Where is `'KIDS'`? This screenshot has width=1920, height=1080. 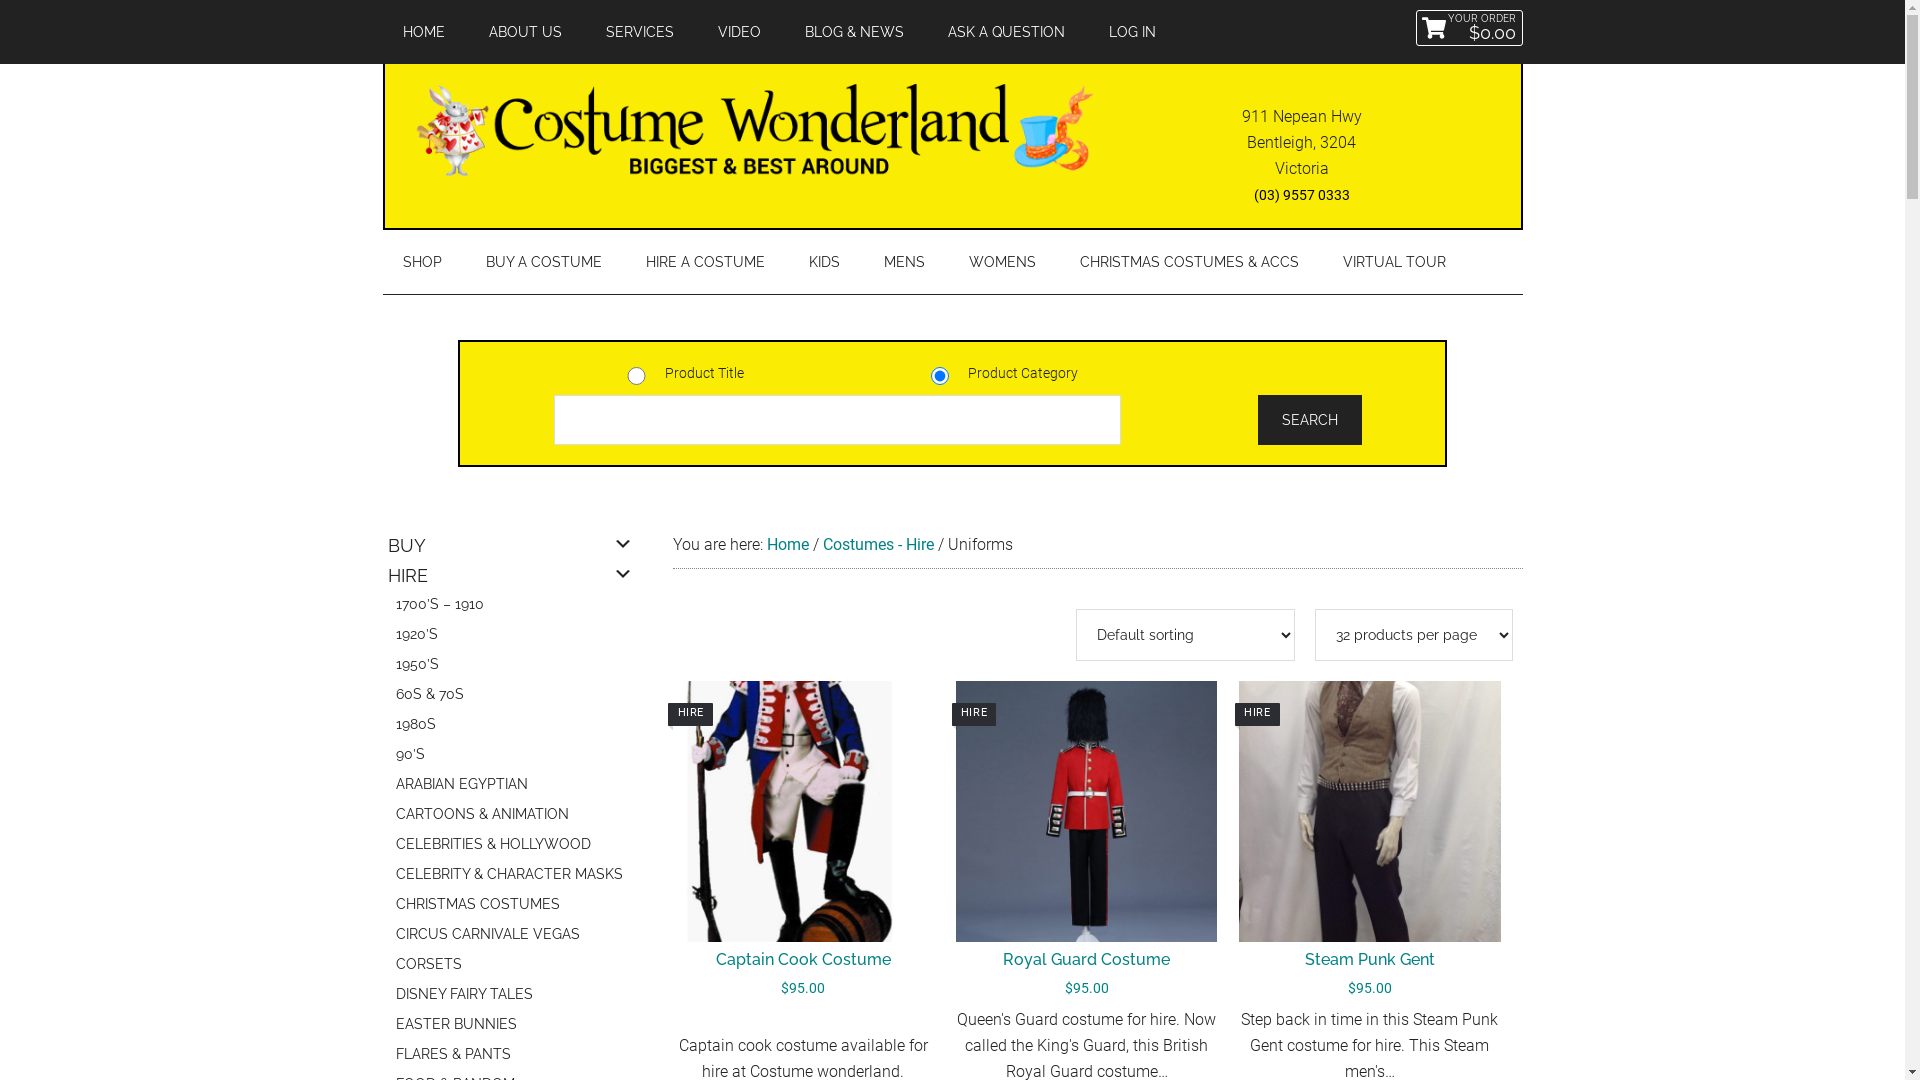 'KIDS' is located at coordinates (823, 261).